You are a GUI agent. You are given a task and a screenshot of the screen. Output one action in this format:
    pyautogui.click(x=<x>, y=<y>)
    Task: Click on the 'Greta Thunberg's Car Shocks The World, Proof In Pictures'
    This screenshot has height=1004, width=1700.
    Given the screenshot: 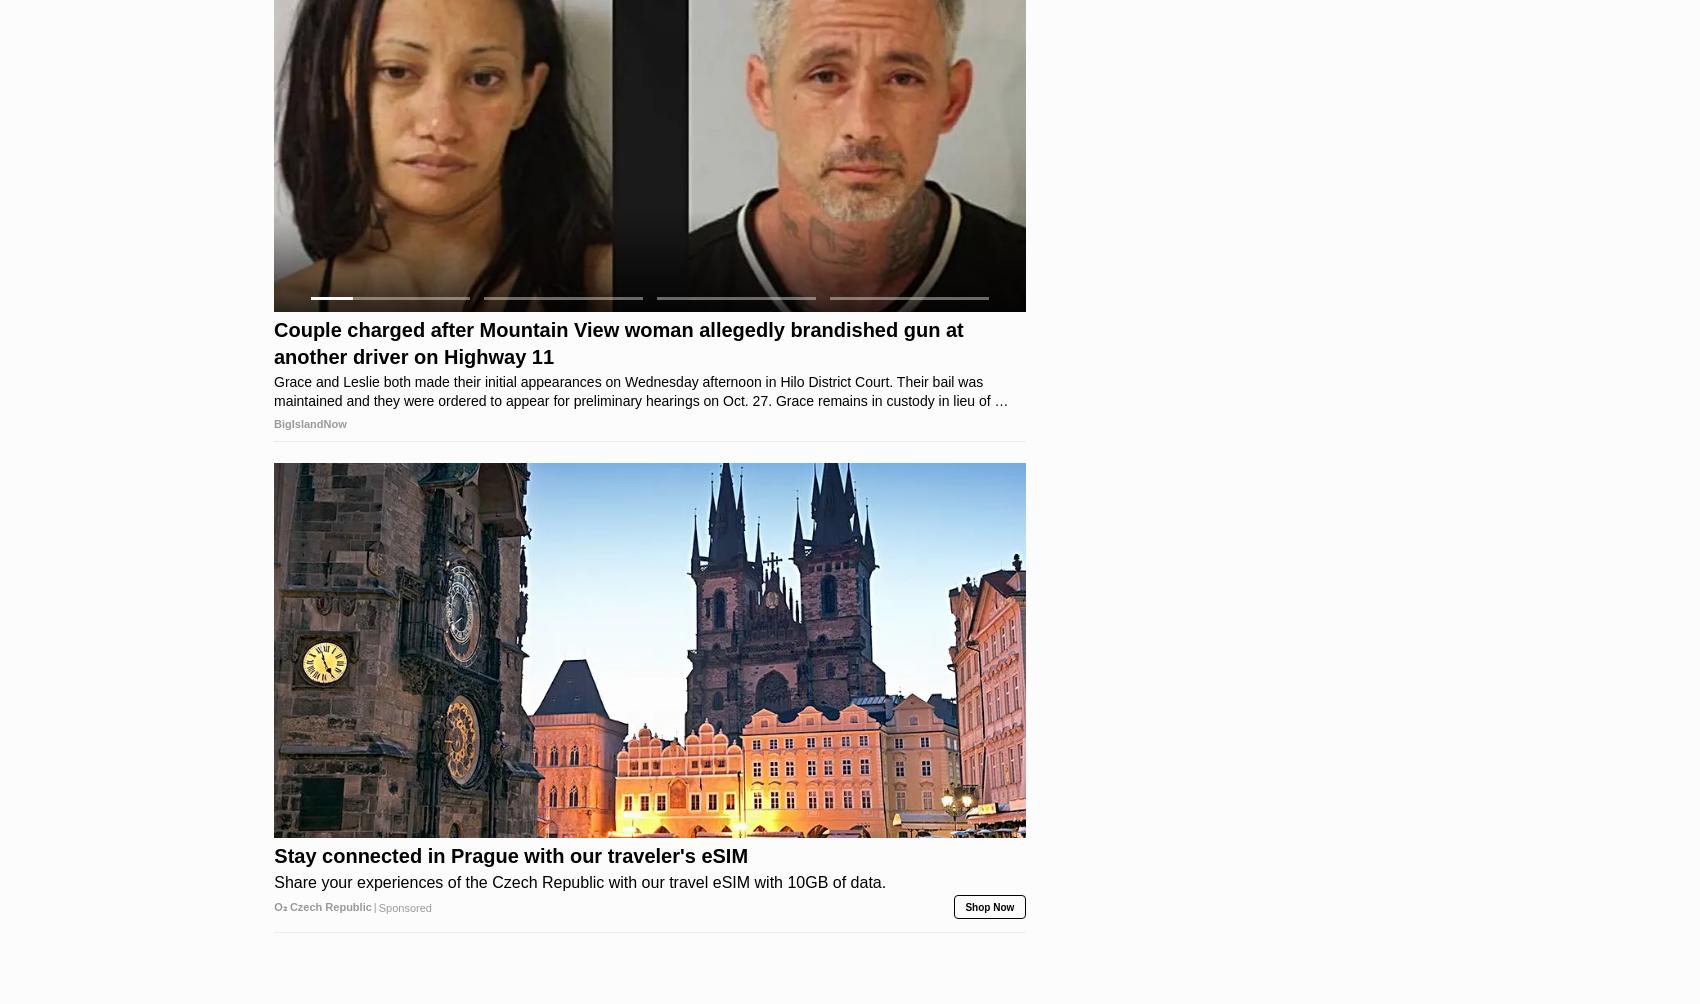 What is the action you would take?
    pyautogui.click(x=550, y=329)
    